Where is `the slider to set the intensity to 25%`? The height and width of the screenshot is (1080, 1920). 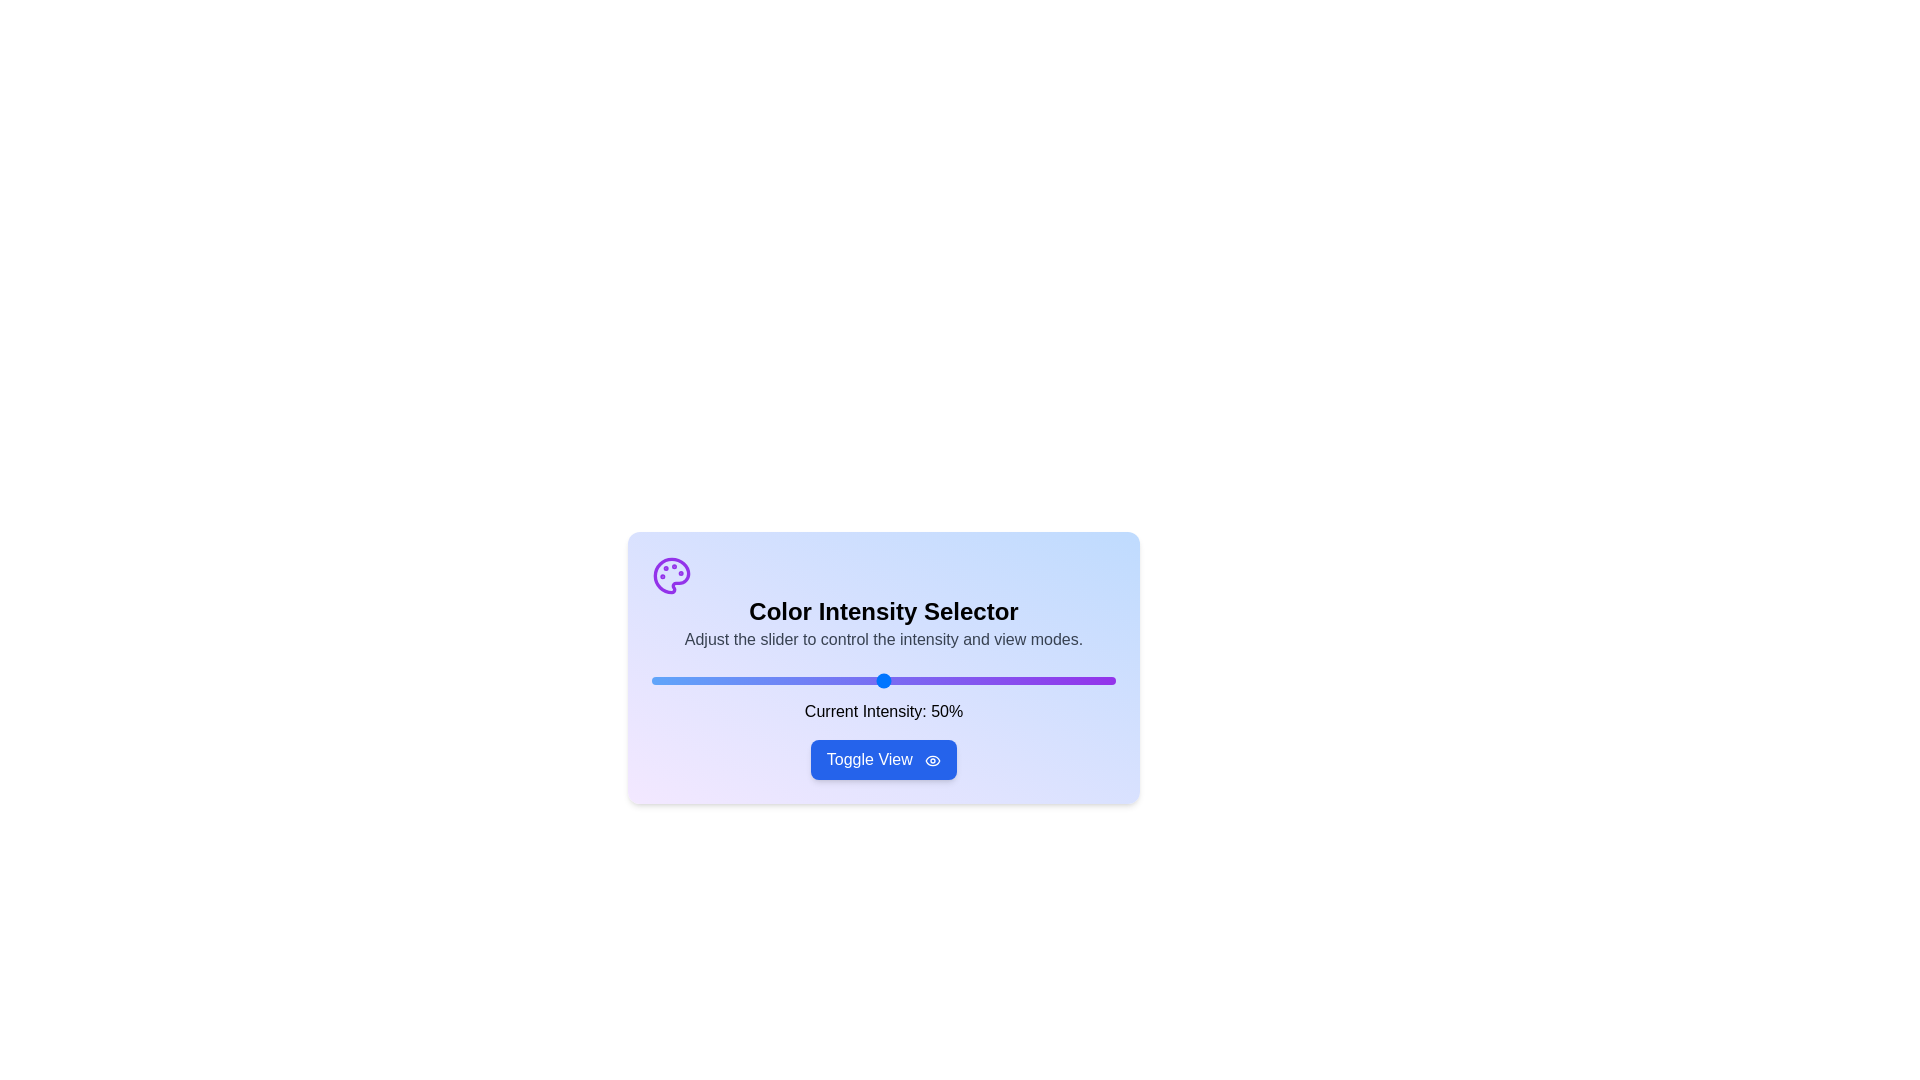 the slider to set the intensity to 25% is located at coordinates (767, 680).